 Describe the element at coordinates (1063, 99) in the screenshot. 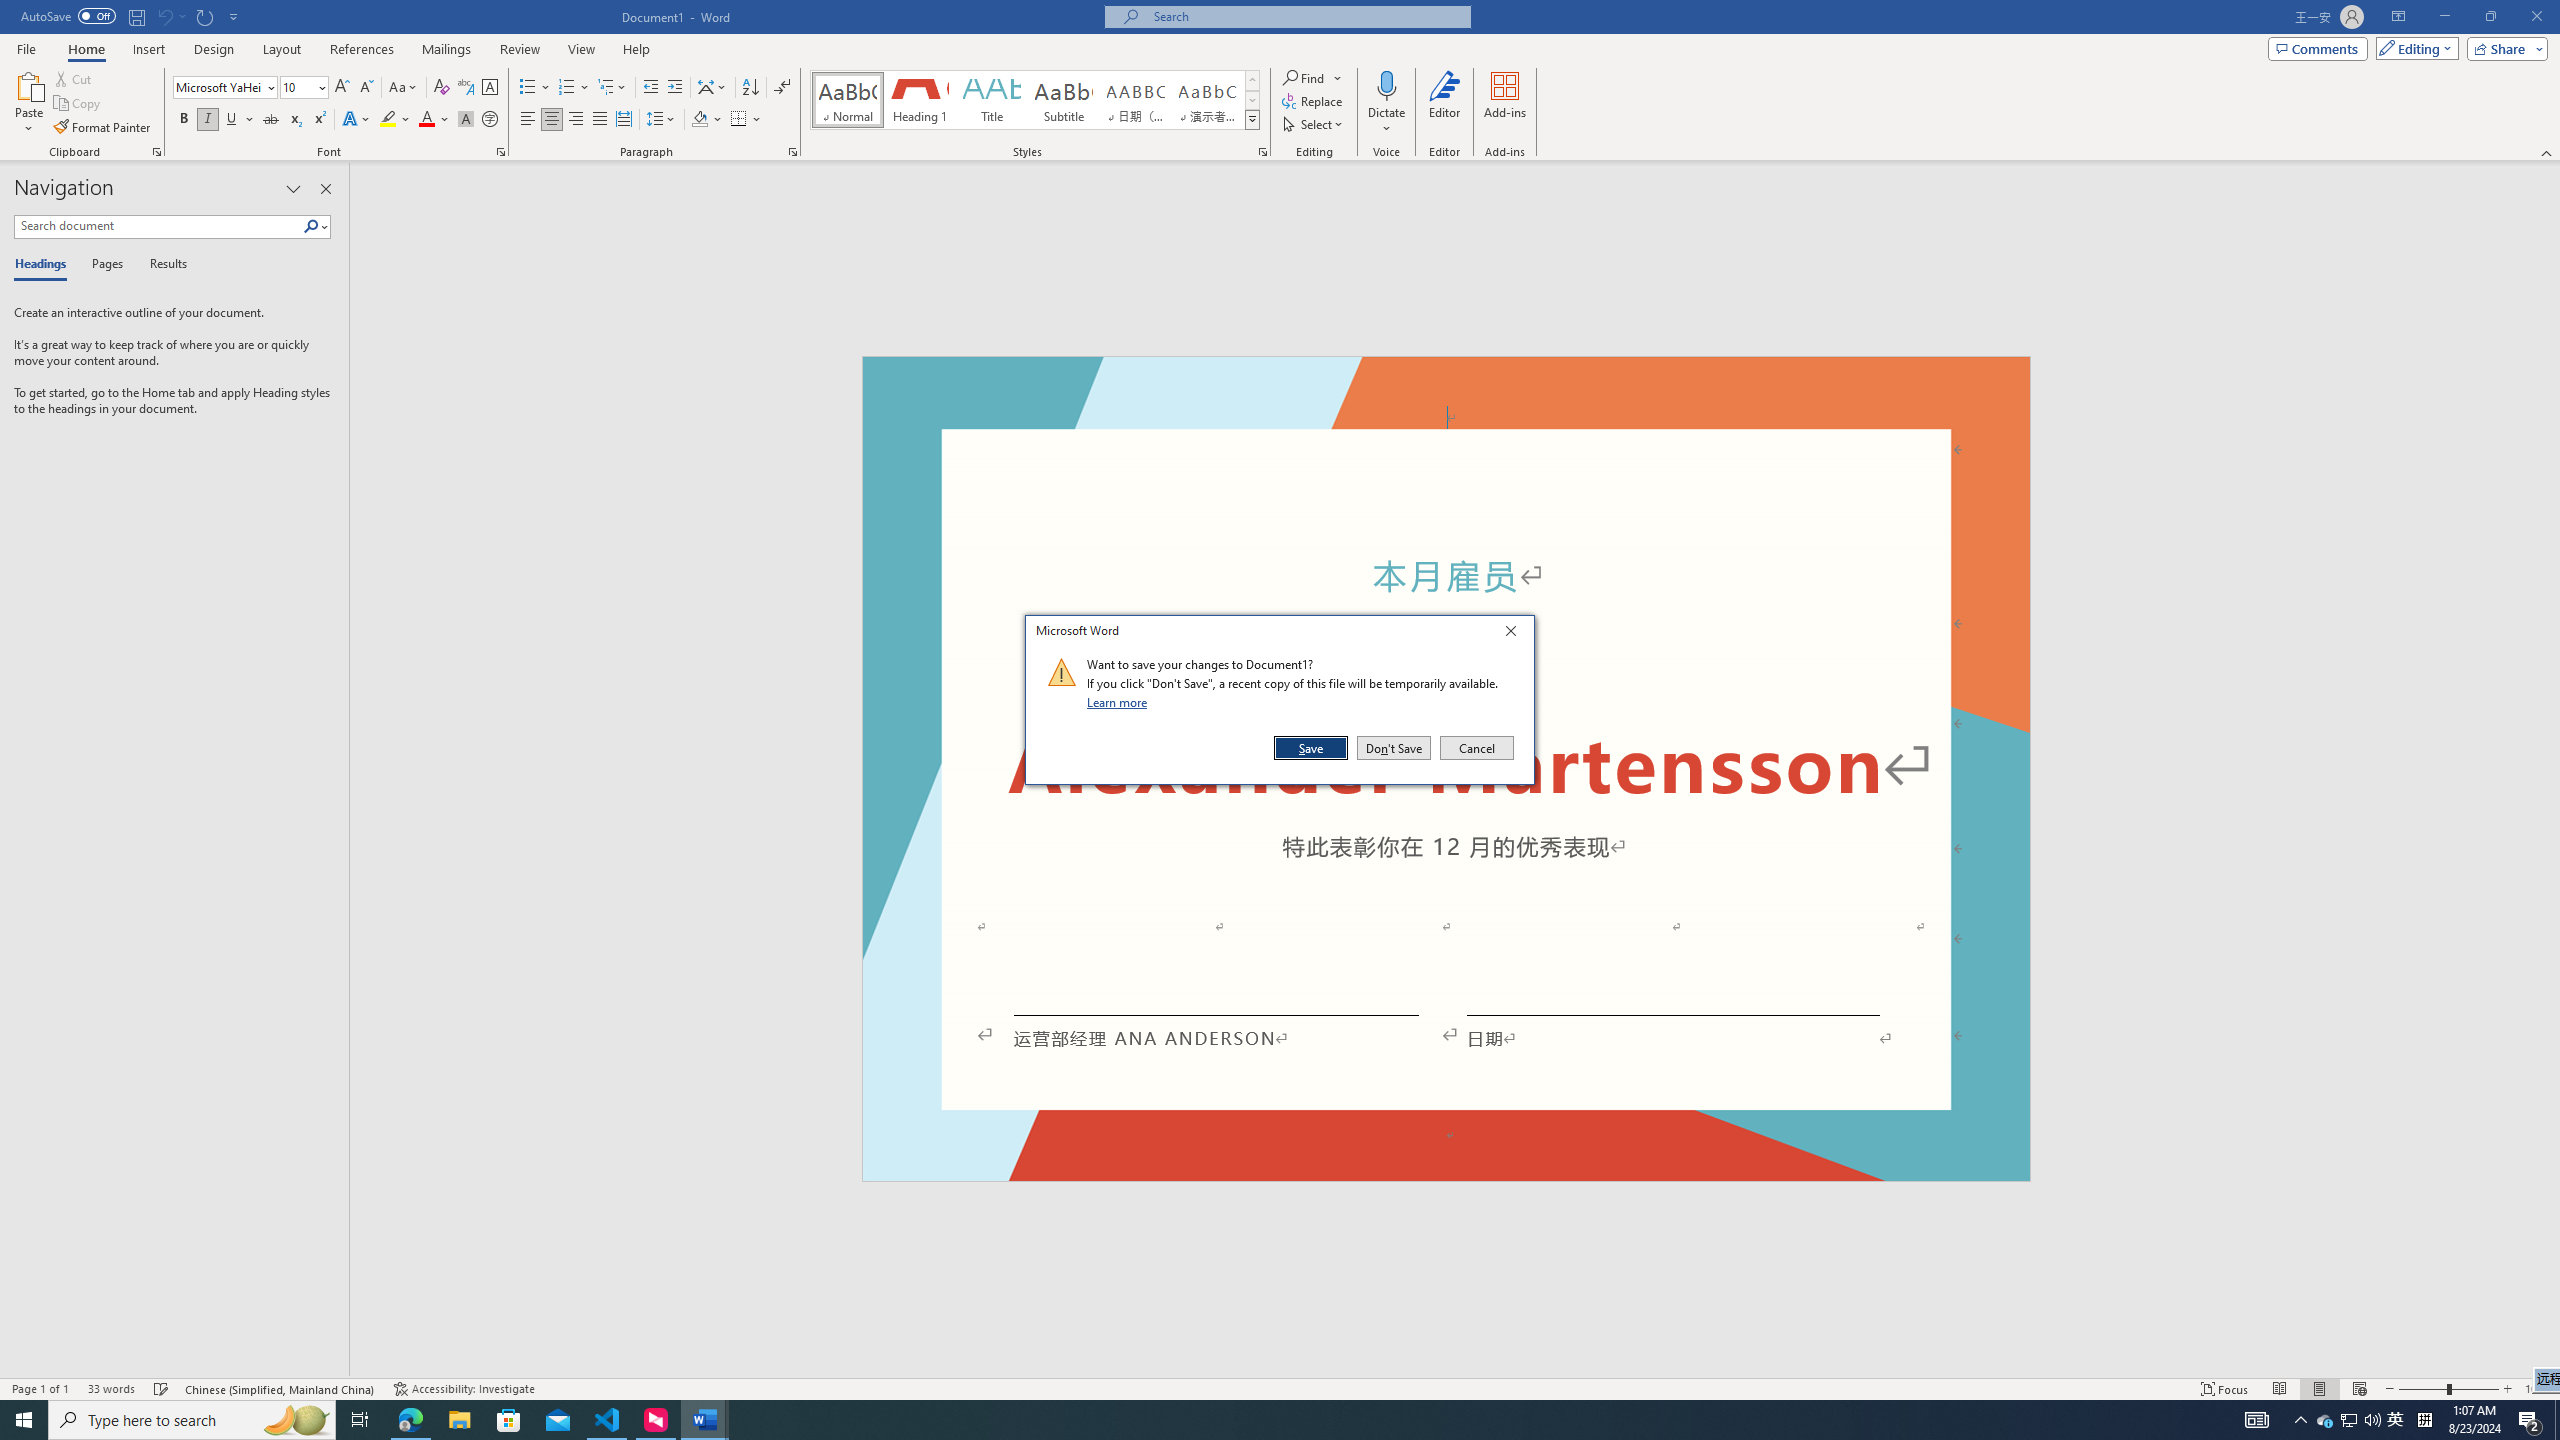

I see `'Subtitle'` at that location.